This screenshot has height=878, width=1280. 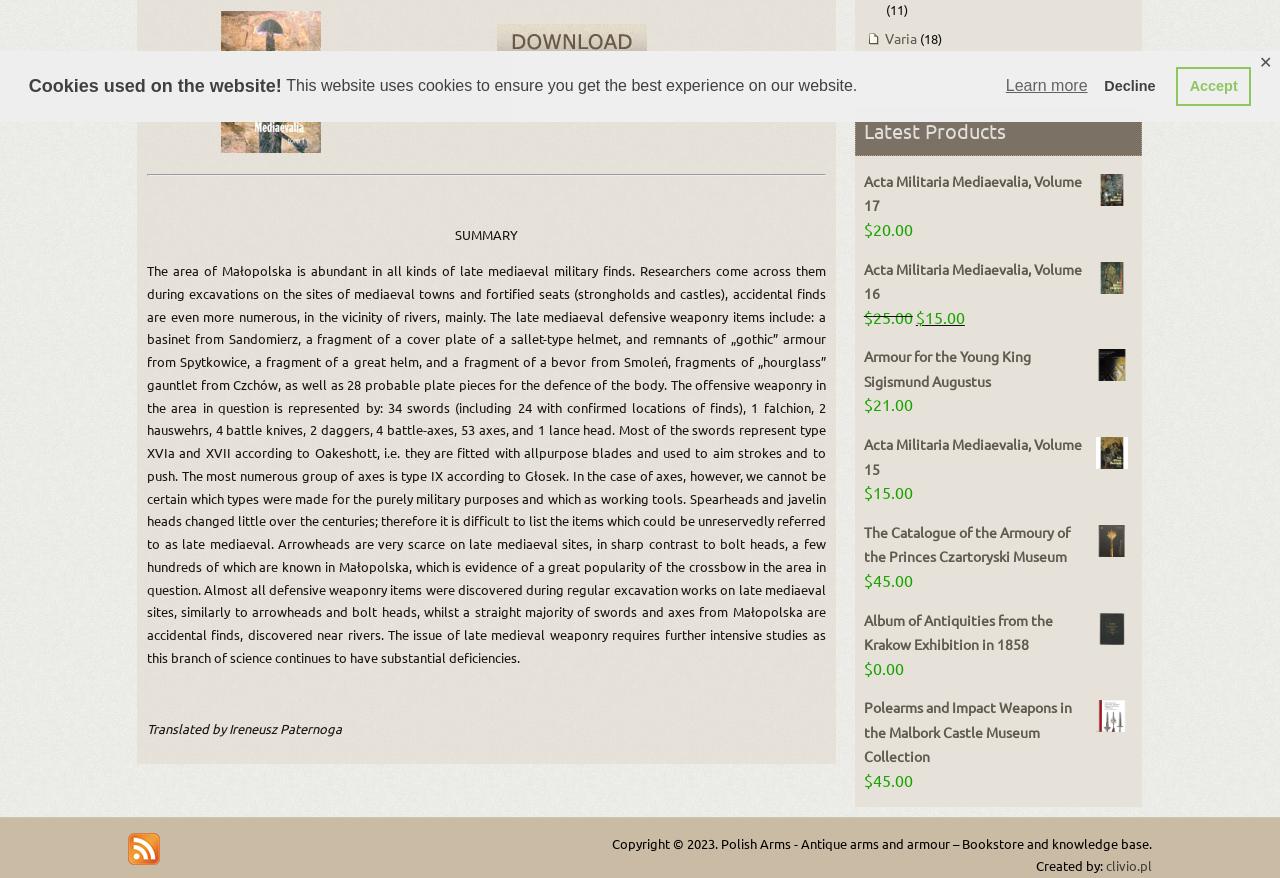 I want to click on 'The area of Małopolska is abundant in all kinds of late mediaeval military finds. Researchers come across them during excavations on the sites of mediaeval towns and fortified seats (strongholds and castles), accidental finds are even more numerous, in the vicinity of rivers, mainly. The late mediaeval defensive weaponry items include: a basinet from Sandomierz, a fragment of a cover plate of a sallet-type helmet, and remnants of „gothic” armour from Spytkowice, a fragment of a great helm, and a fragment of a bevor from Smoleń, fragments of „hourglass” gauntlet from Czchów, as well as 28 probable plate pieces for the defence of the body. The offensive weaponry in the area in question is represented by: 34 swords (including 24 with confirmed locations of finds), 1 falchion, 2 hauswehrs, 4 battle knives, 2 daggers, 4 battle-axes, 53 axes, and 1 lance head. Most of the swords represent type XVIa and XVII according to Oakeshott, i.e. they are fitted with allpurpose blades and used to aim strokes and to push. The most numerous group of axes is type IX according to Głosek. In the case of axes, however, we cannot be certain which types were made for the purely military purposes and which as working tools. Spearheads and javelin heads changed little over the centuries; therefore it is difficult to list the items which could be unreservedly referred to as late mediaeval. Arrowheads are very scarce on late mediaeval sites, in sharp contrast to bolt heads, a few hundreds of which are known in Małopolska, which is evidence of a great popularity of the crossbow in the area in question. Almost all defensive weaponry items were discovered during regular excavation works on late mediaeval sites, similarly to arrowheads and bolt heads, whilst a straight majority of swords and axes from Małopolska are accidental finds, discovered near rivers. The issue of late medieval weaponry requires further intensive studies as this branch of science continues to have substantial deficiencies.', so click(x=486, y=462).